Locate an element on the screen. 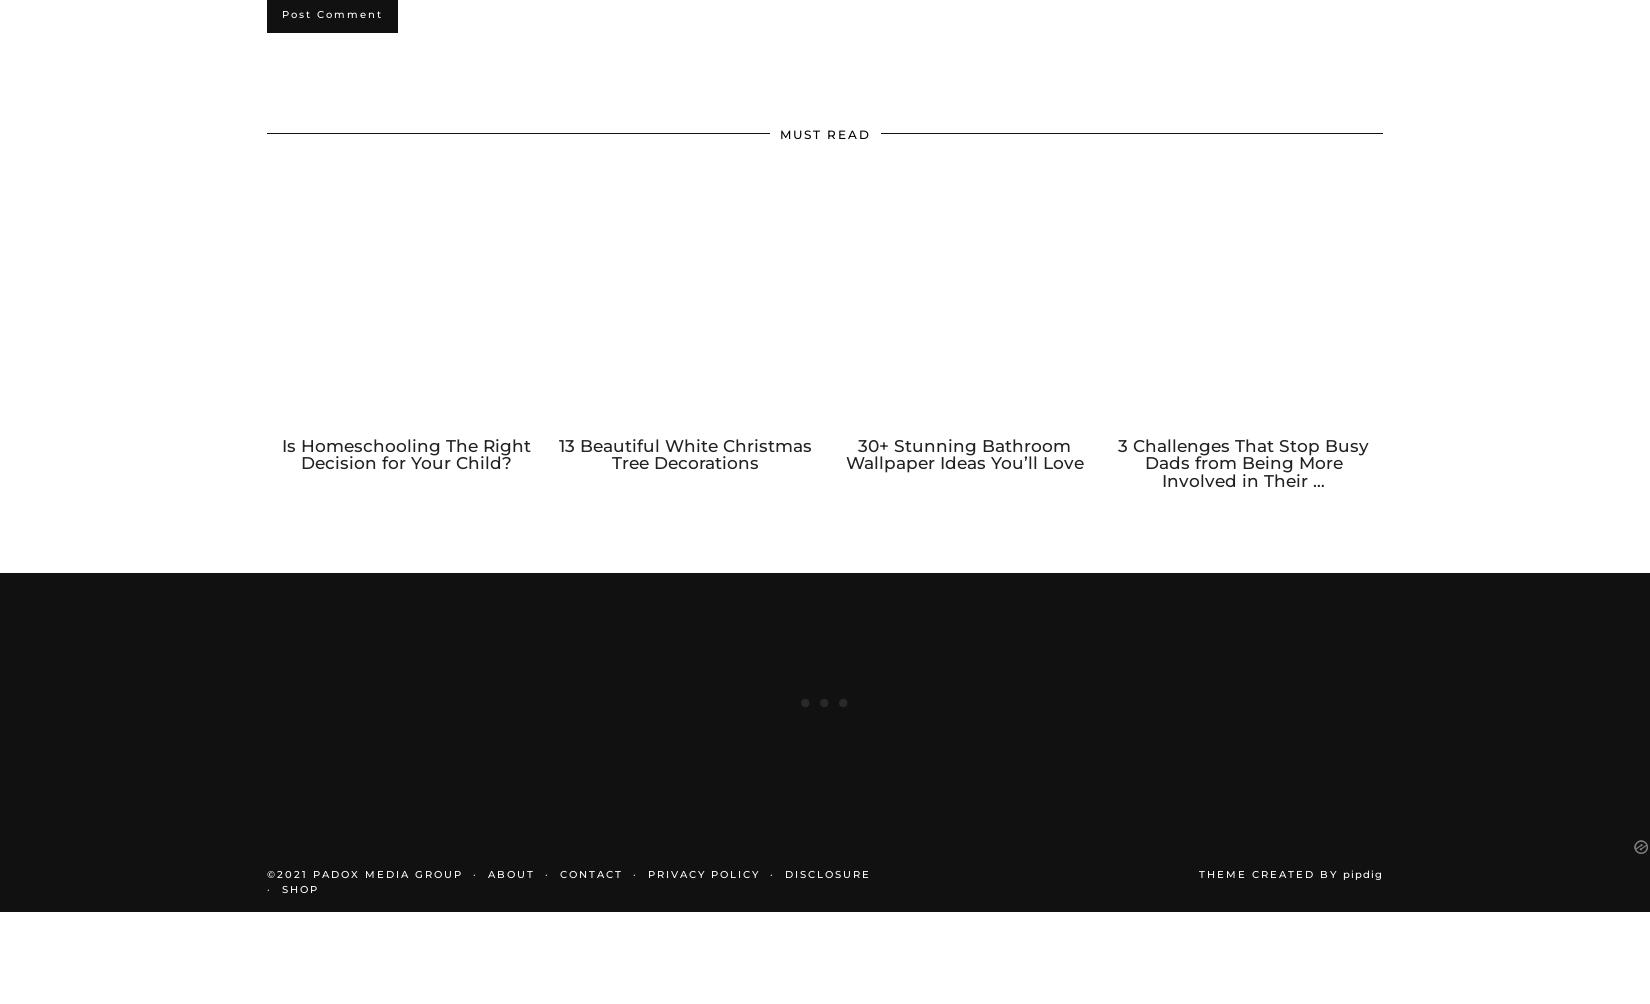 This screenshot has width=1650, height=1004. '3 Challenges That Stop Busy Dads from Being More Involved in Their …' is located at coordinates (1118, 483).